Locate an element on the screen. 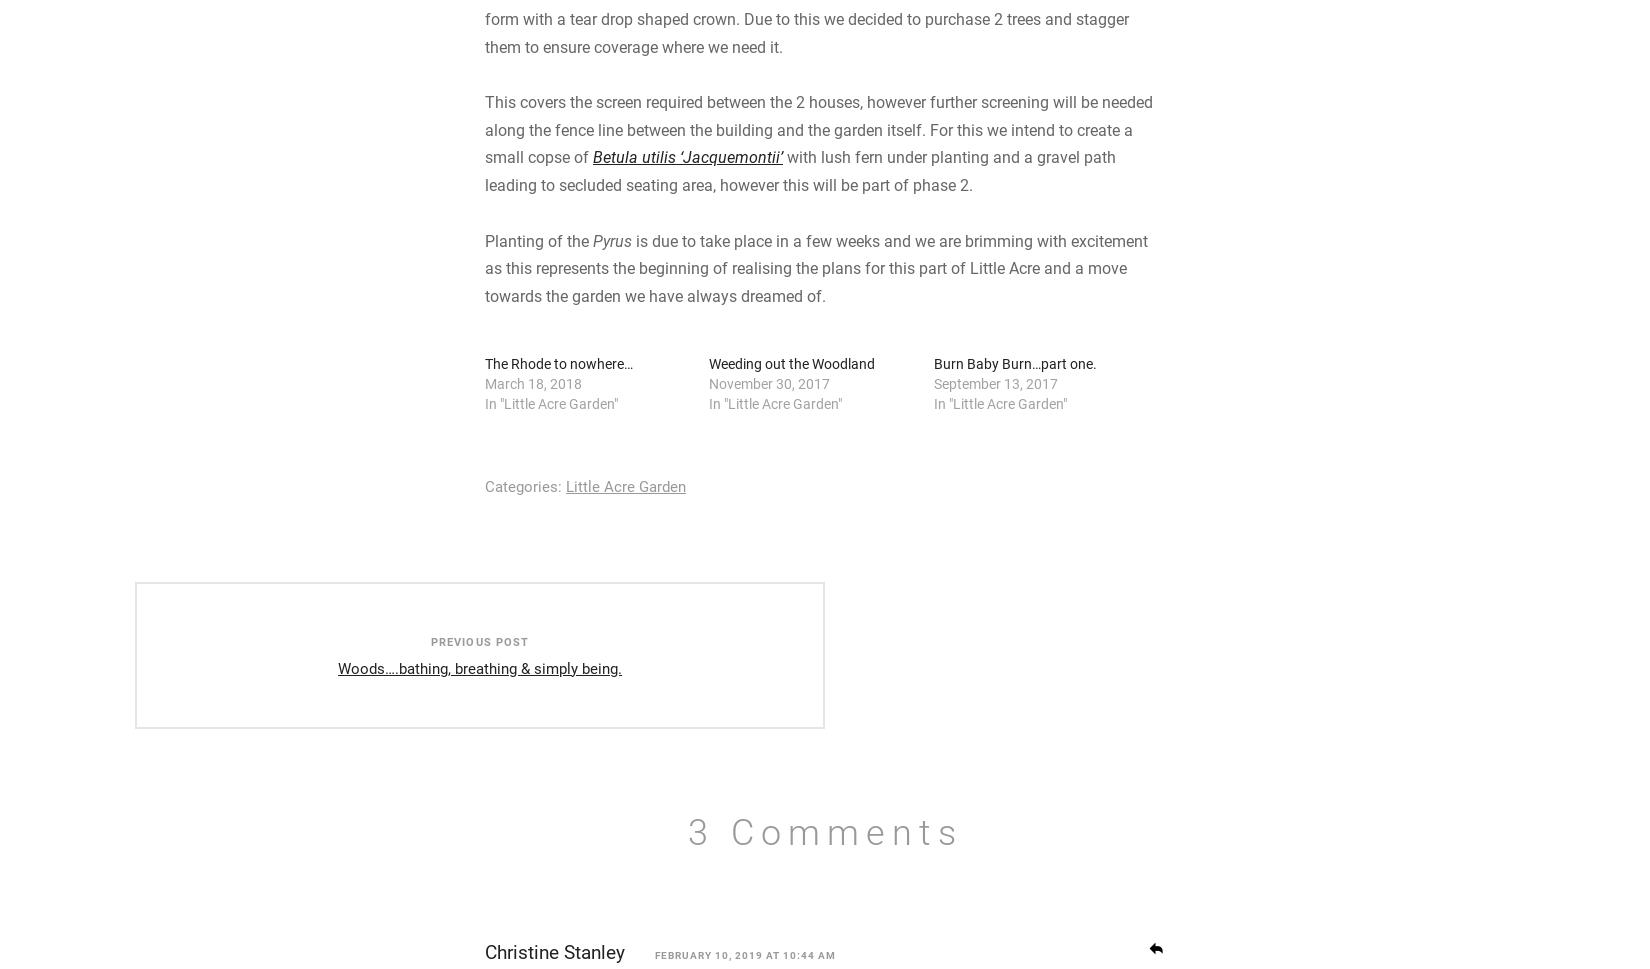  'Betula utilis ‘Jacquemontii’' is located at coordinates (687, 320).